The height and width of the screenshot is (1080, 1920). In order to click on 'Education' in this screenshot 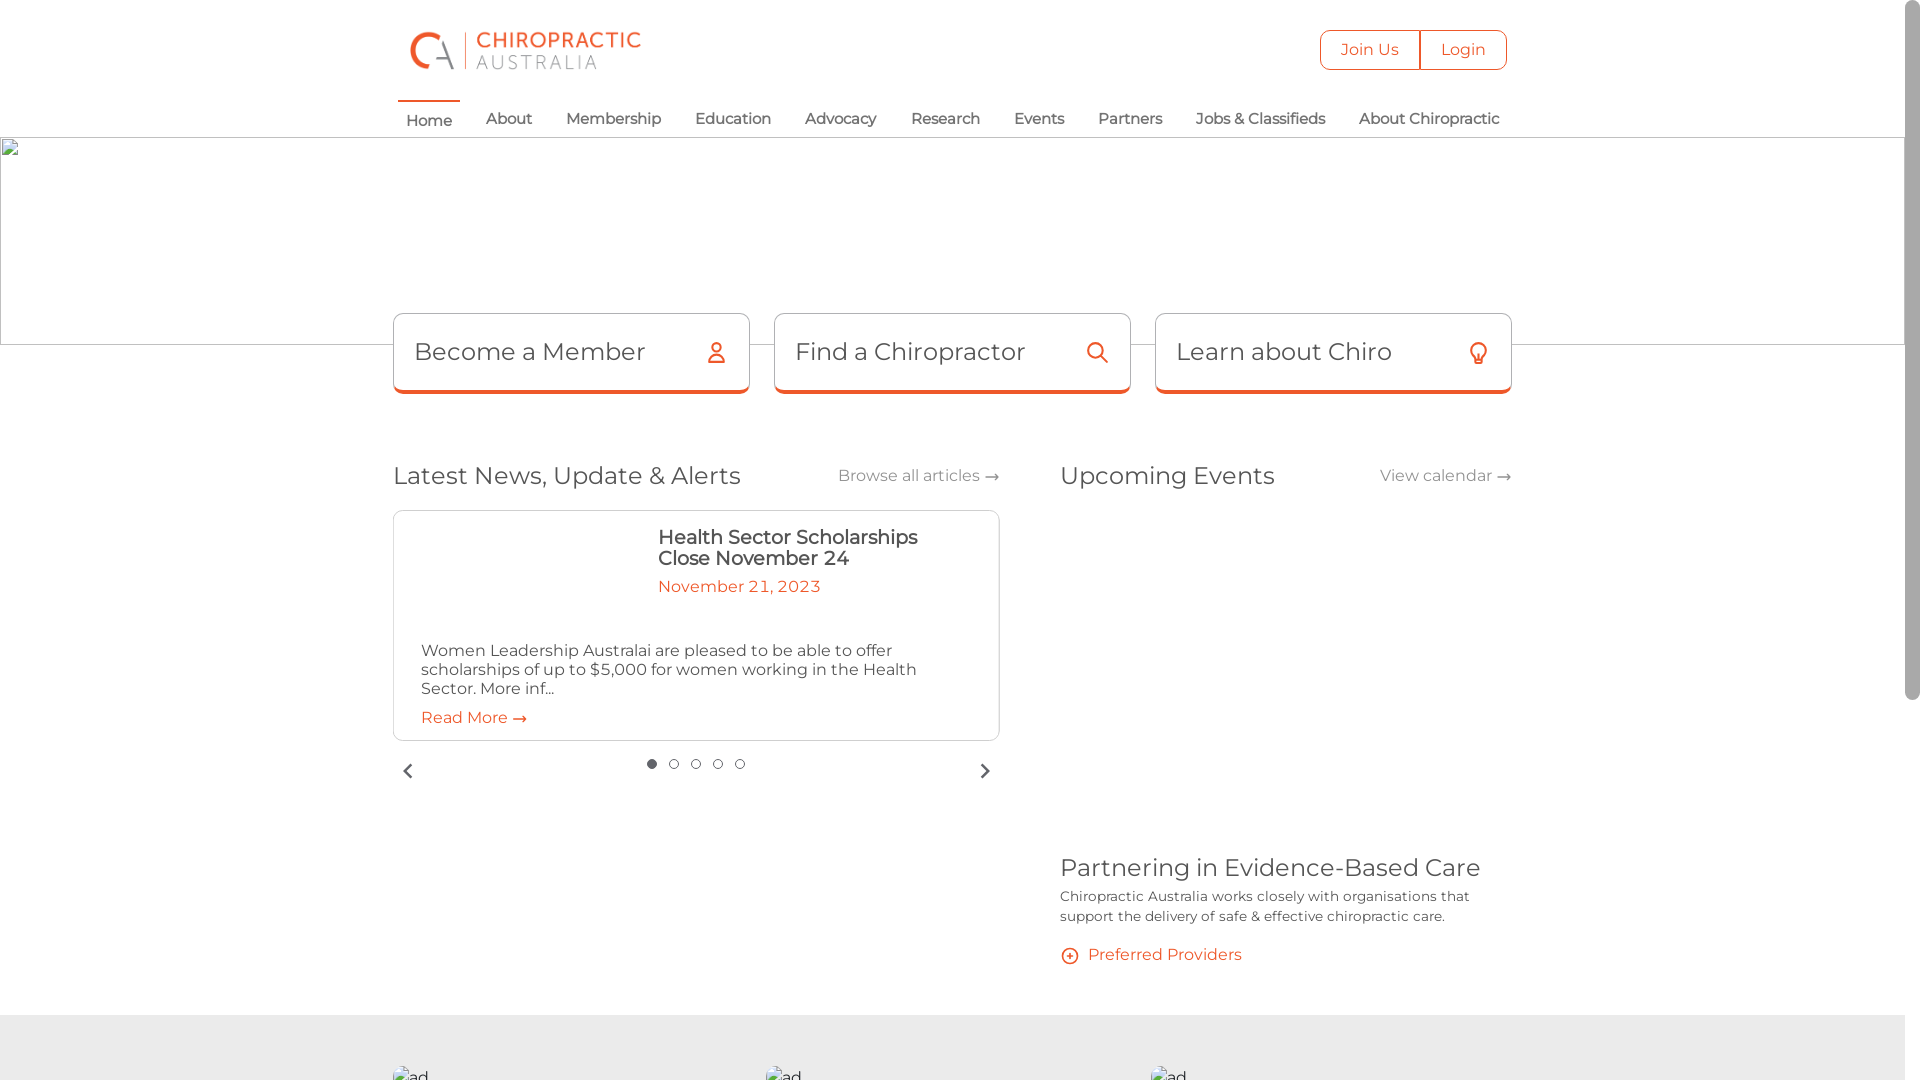, I will do `click(732, 119)`.